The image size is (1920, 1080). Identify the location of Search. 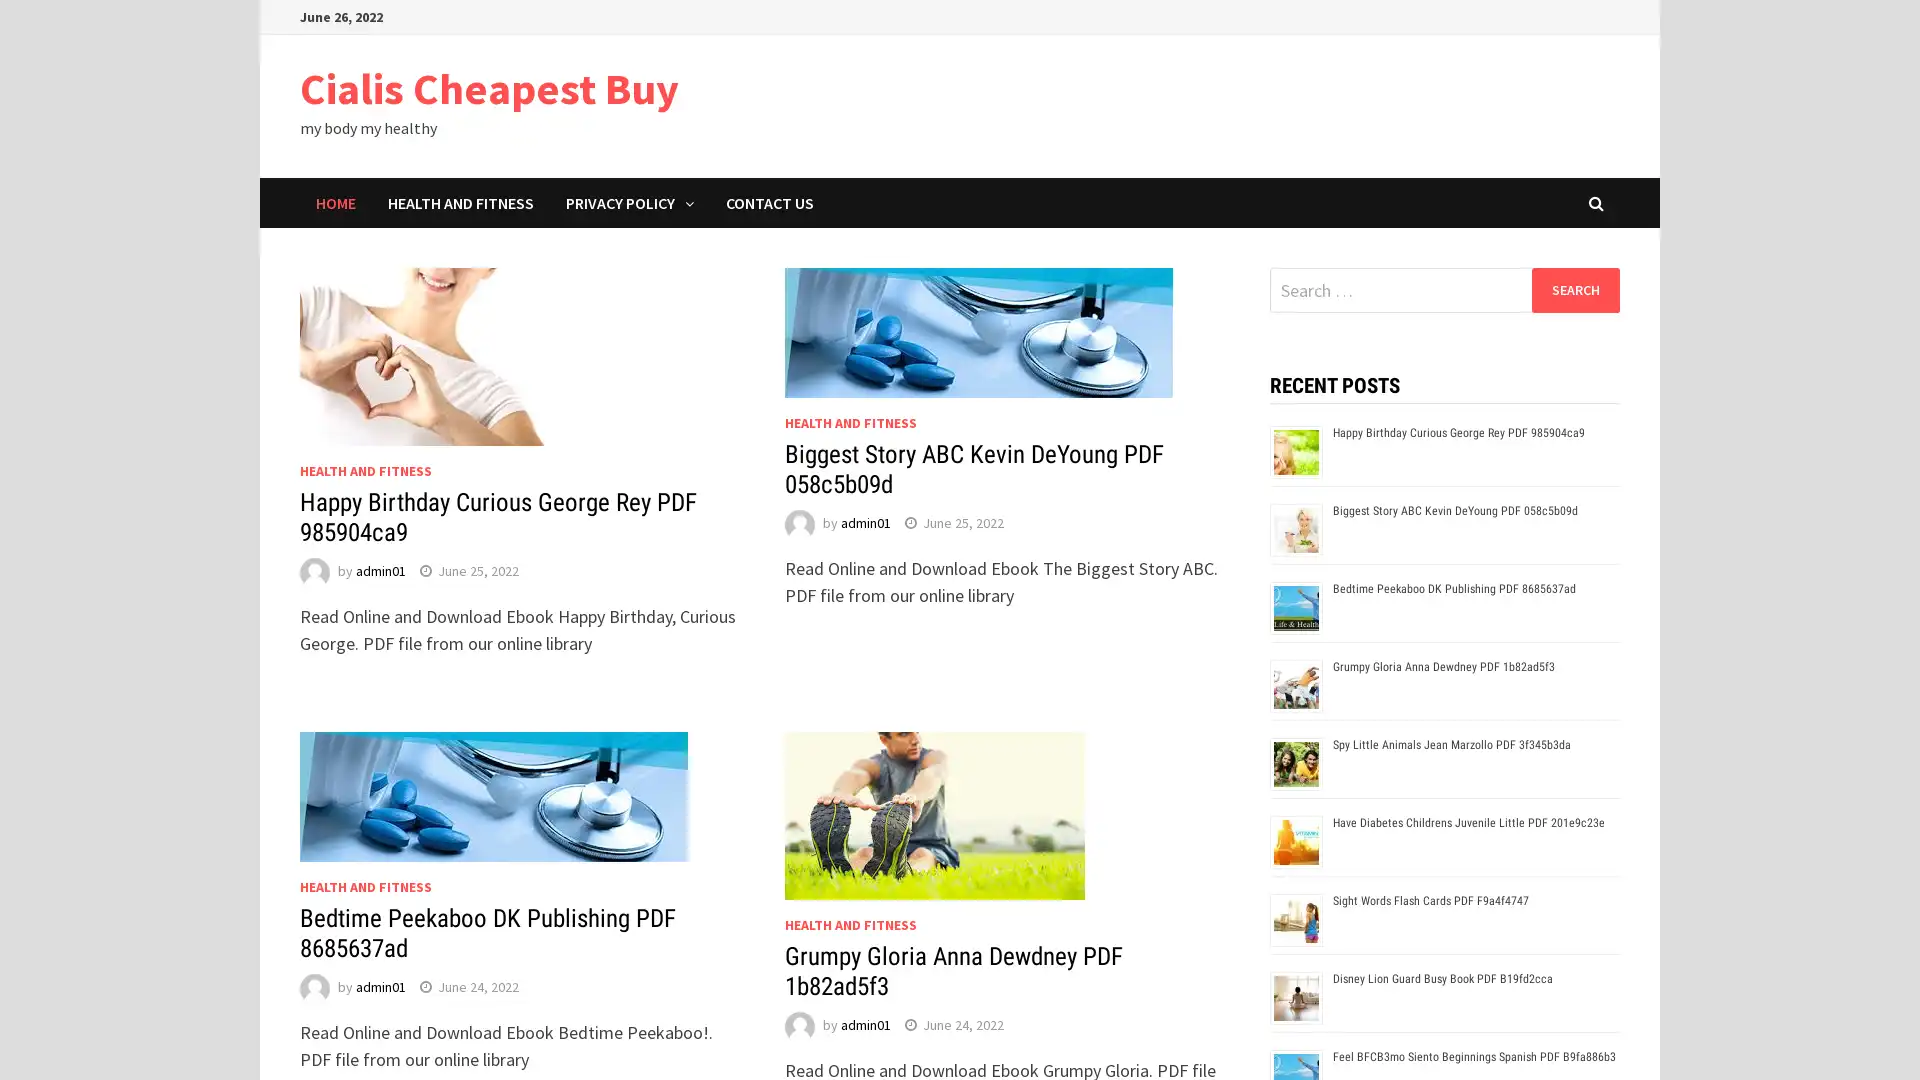
(1574, 289).